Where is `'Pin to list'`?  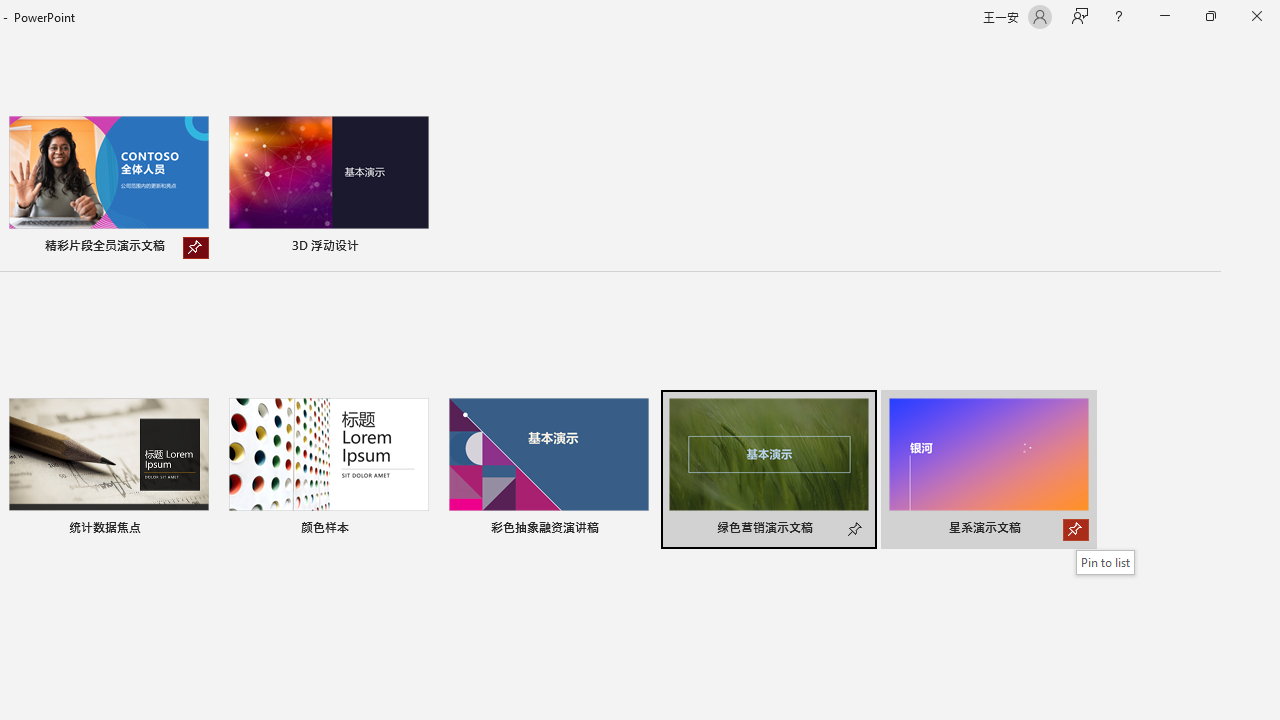 'Pin to list' is located at coordinates (1074, 528).